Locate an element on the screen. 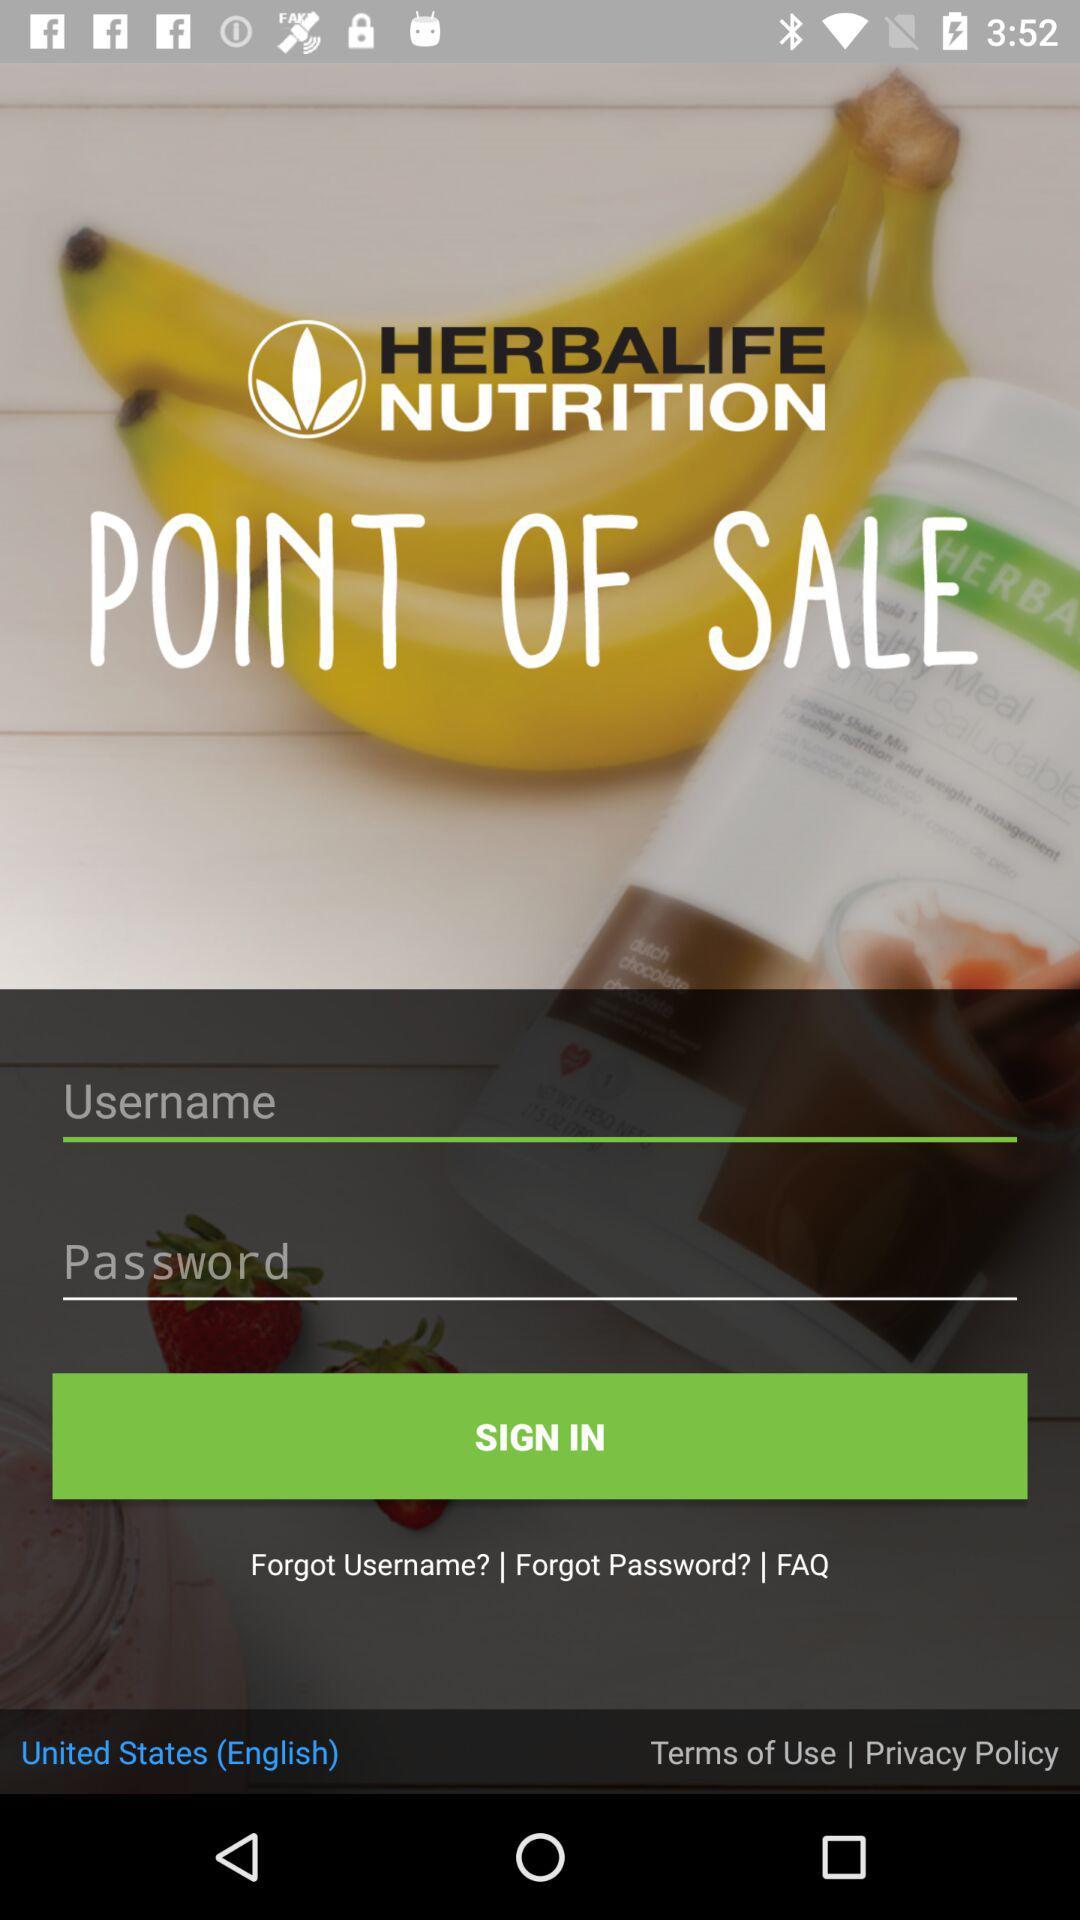 This screenshot has width=1080, height=1920. icon below the sign in item is located at coordinates (801, 1562).